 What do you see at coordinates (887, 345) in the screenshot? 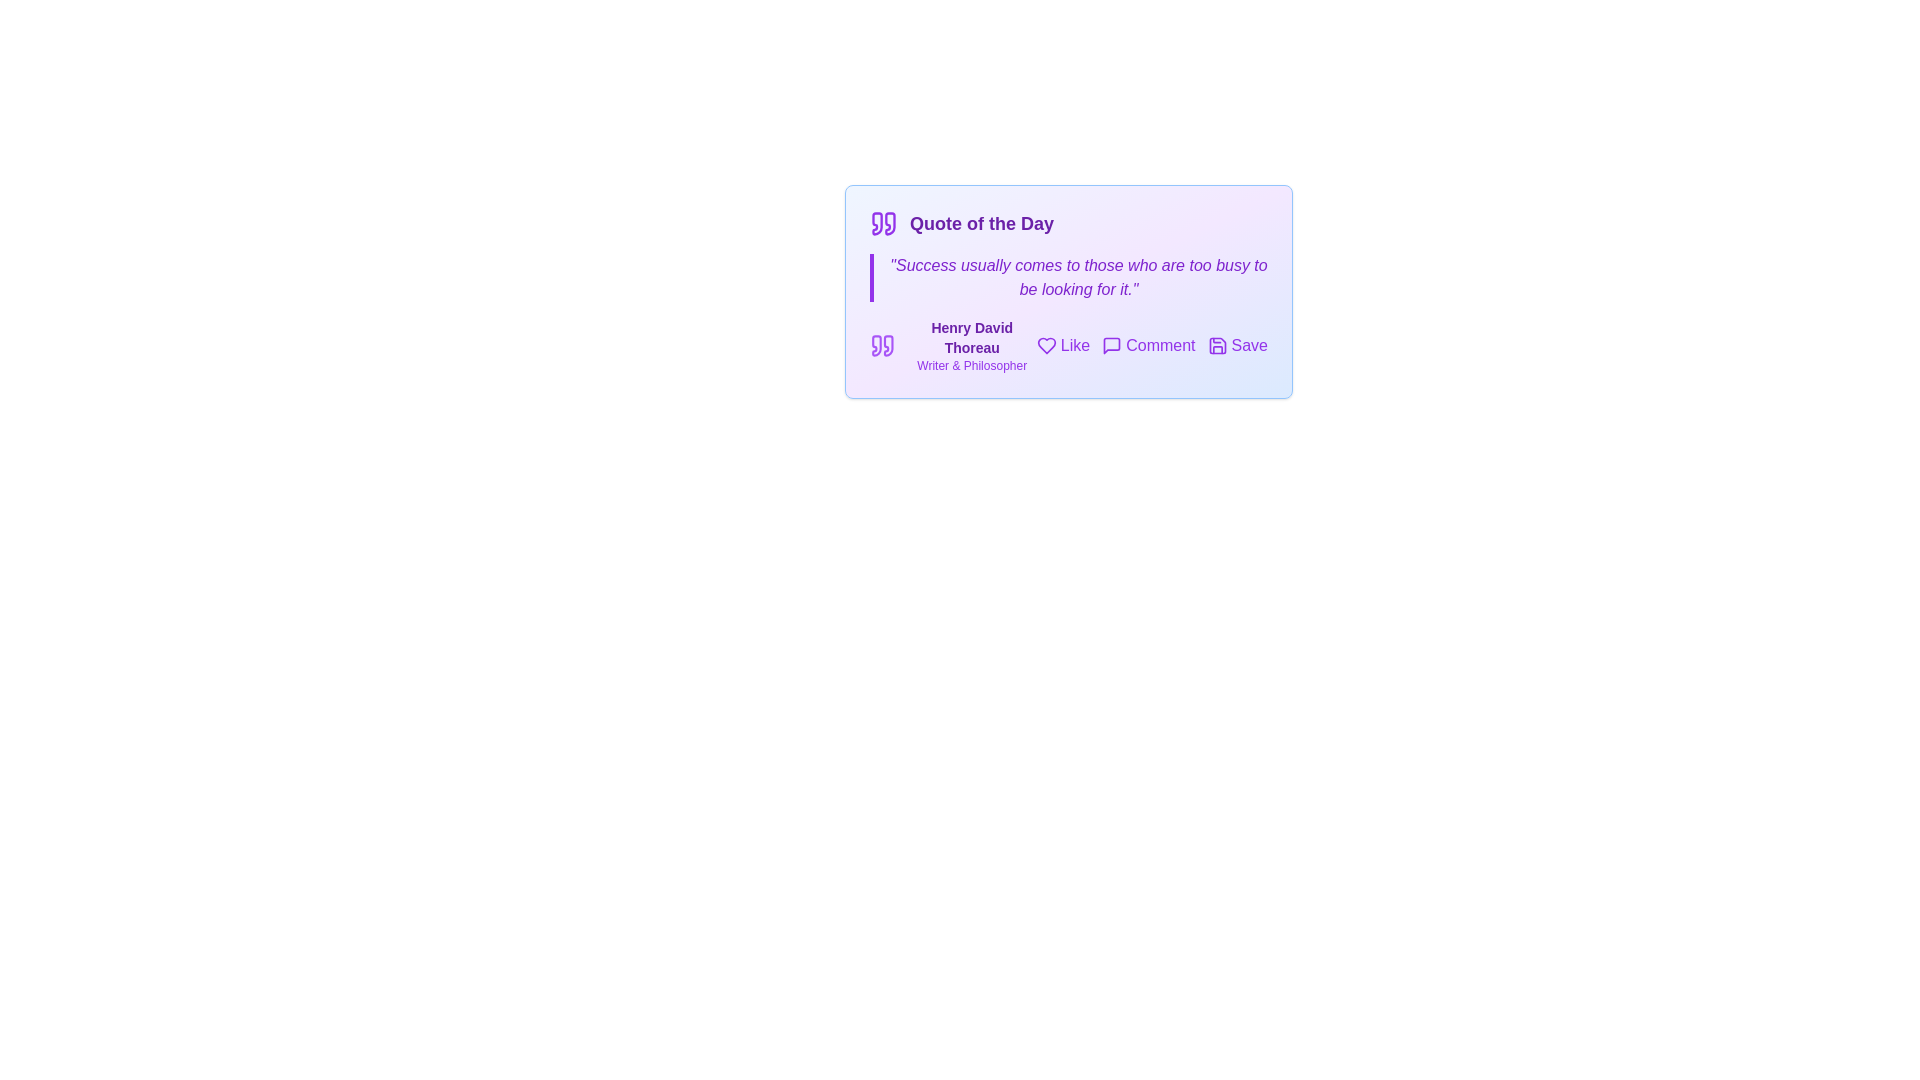
I see `the decorative graphical icon that visually denotes the quoted content within the card, located in the lower-left area of the card layout` at bounding box center [887, 345].